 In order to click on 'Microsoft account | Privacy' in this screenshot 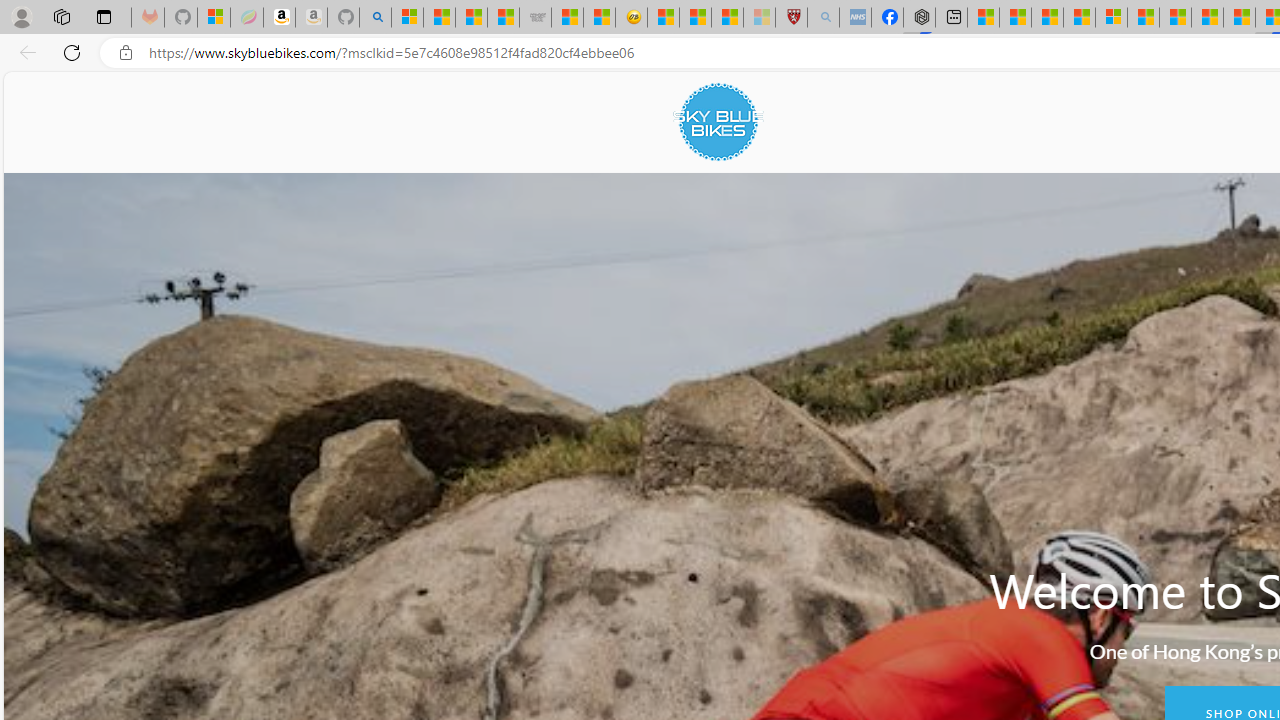, I will do `click(1110, 17)`.